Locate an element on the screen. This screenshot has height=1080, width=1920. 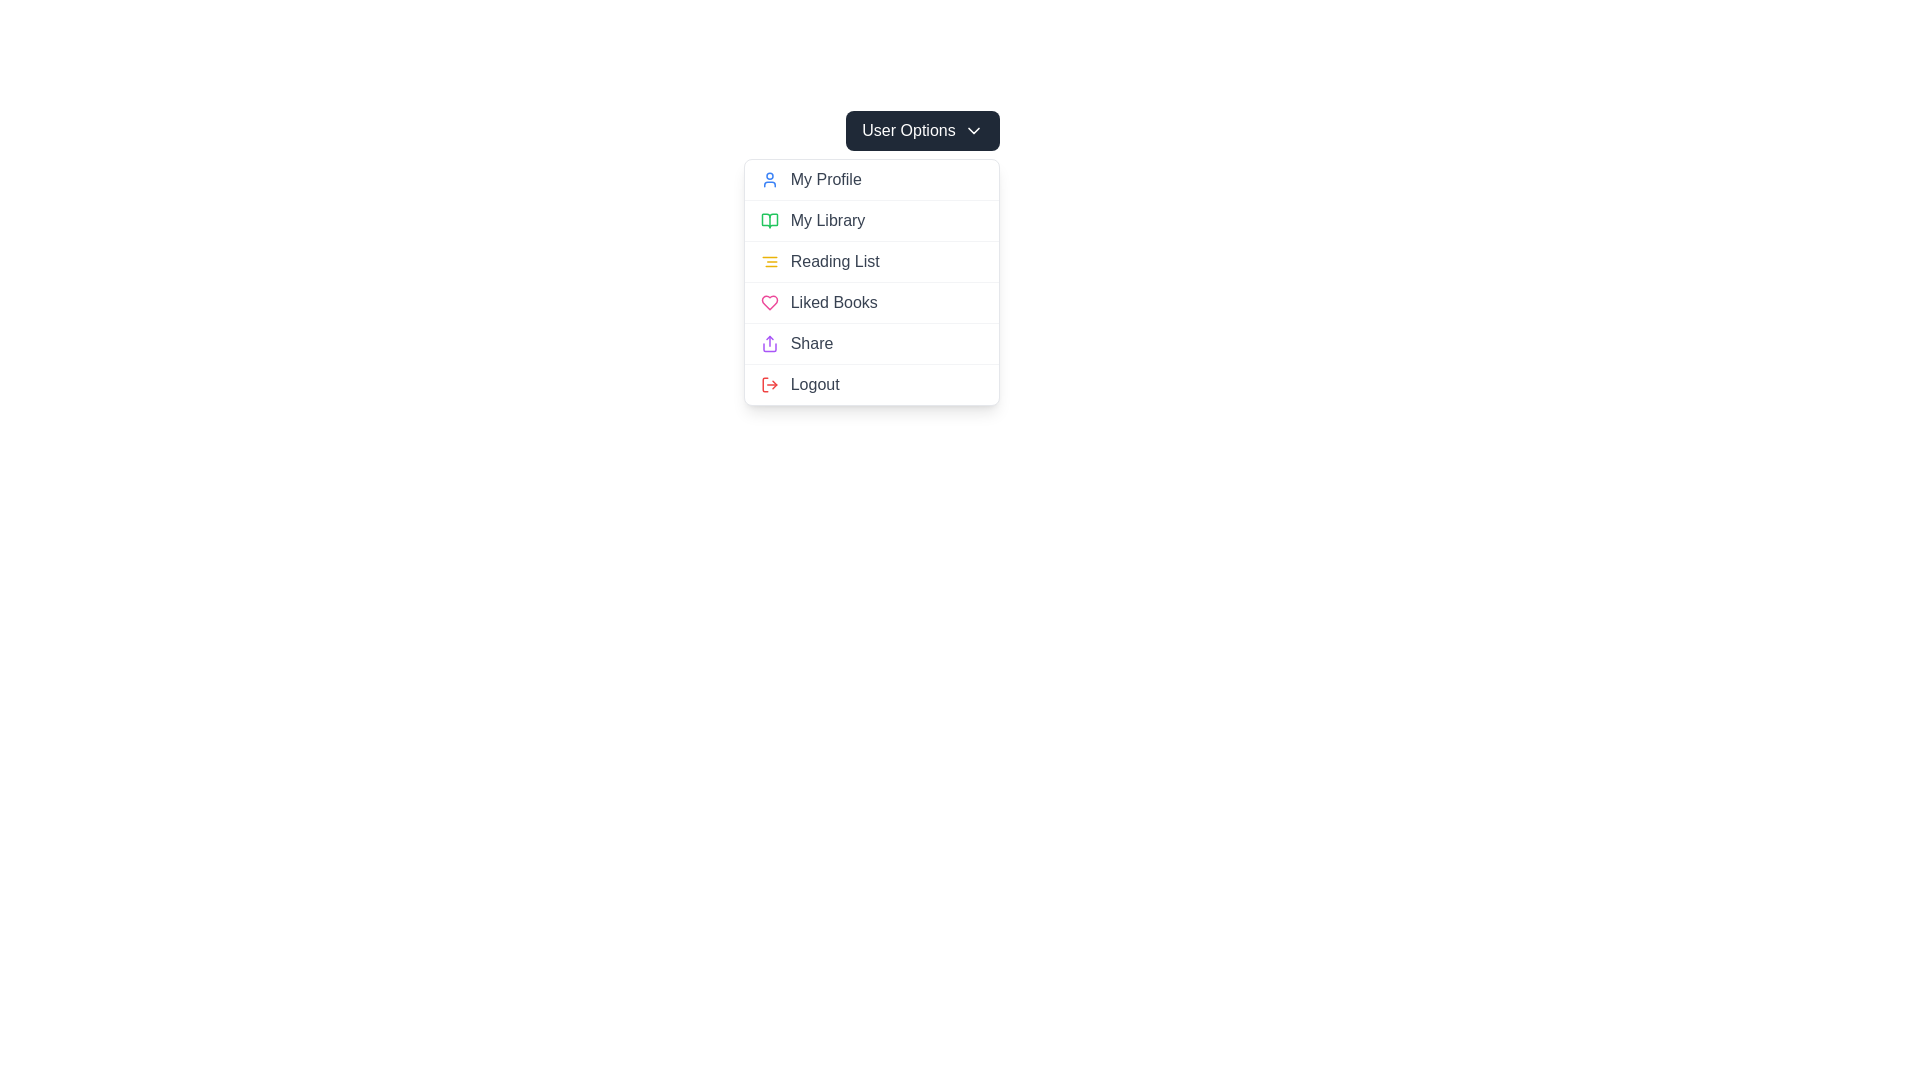
the button located at the top center of the menu component that triggers a drop-down menu for user account options is located at coordinates (921, 131).